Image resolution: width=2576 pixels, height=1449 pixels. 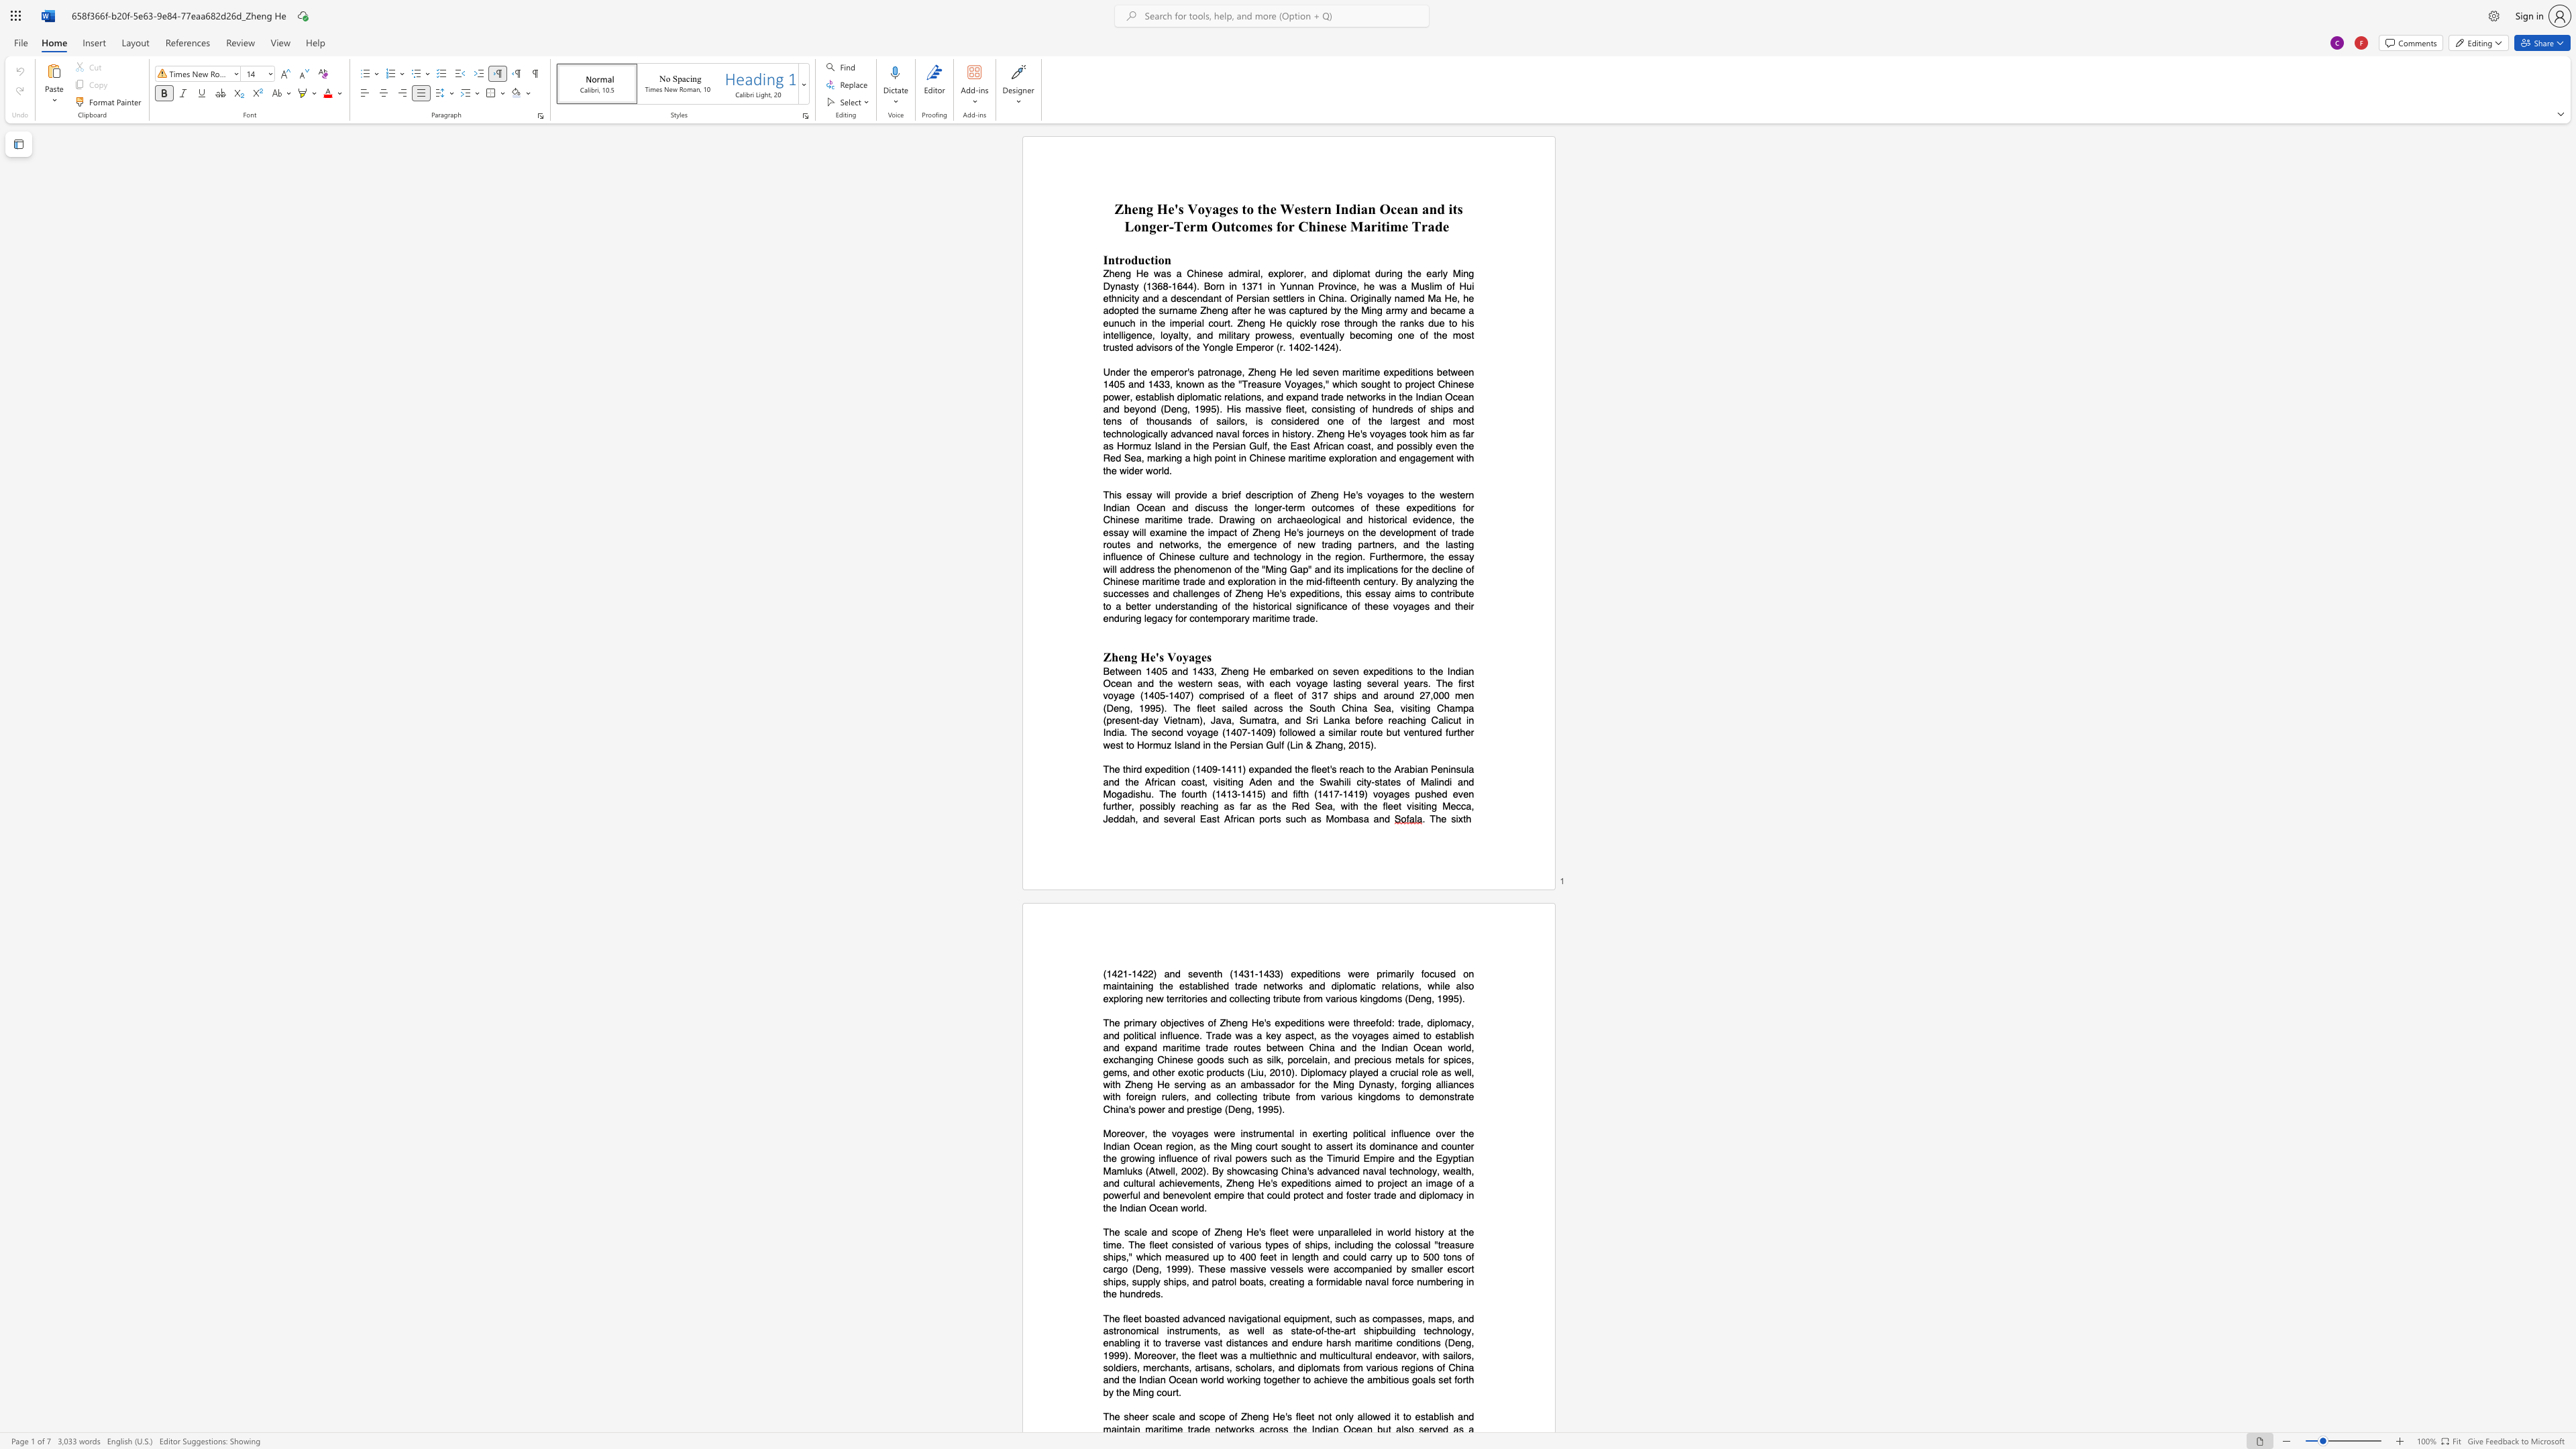 What do you see at coordinates (1320, 743) in the screenshot?
I see `the space between the continuous character "Z" and "h" in the text` at bounding box center [1320, 743].